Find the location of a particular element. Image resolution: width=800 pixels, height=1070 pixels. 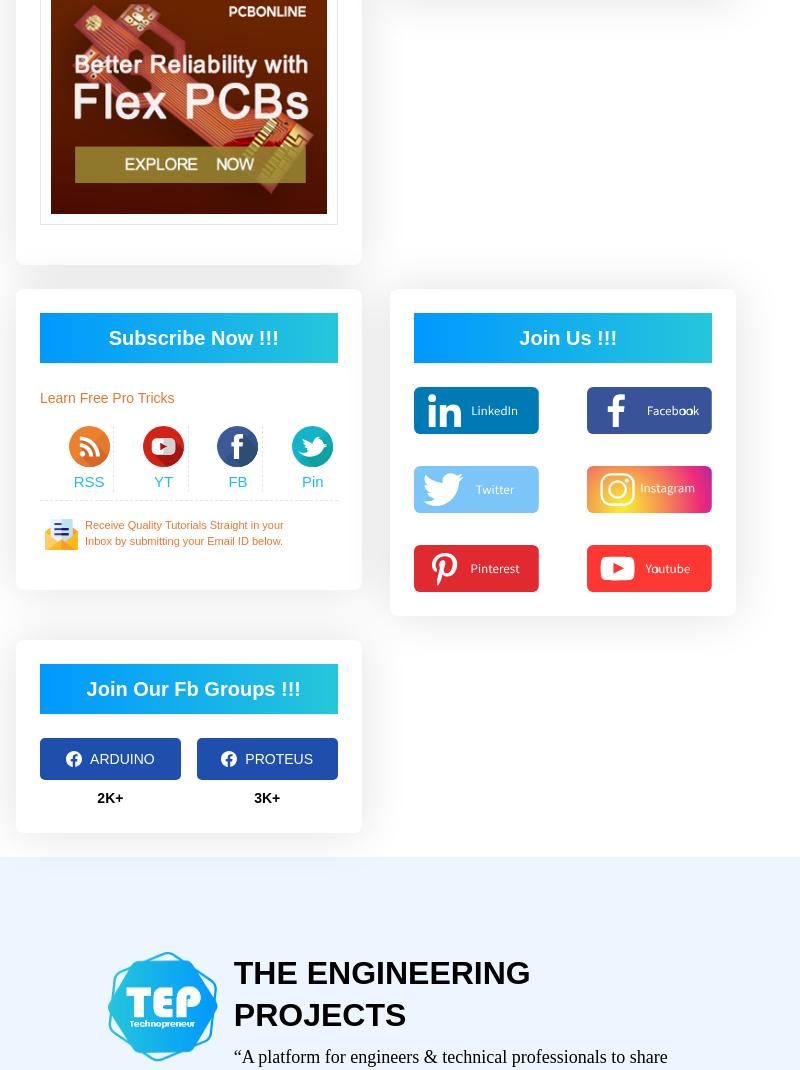

'3K+' is located at coordinates (265, 797).